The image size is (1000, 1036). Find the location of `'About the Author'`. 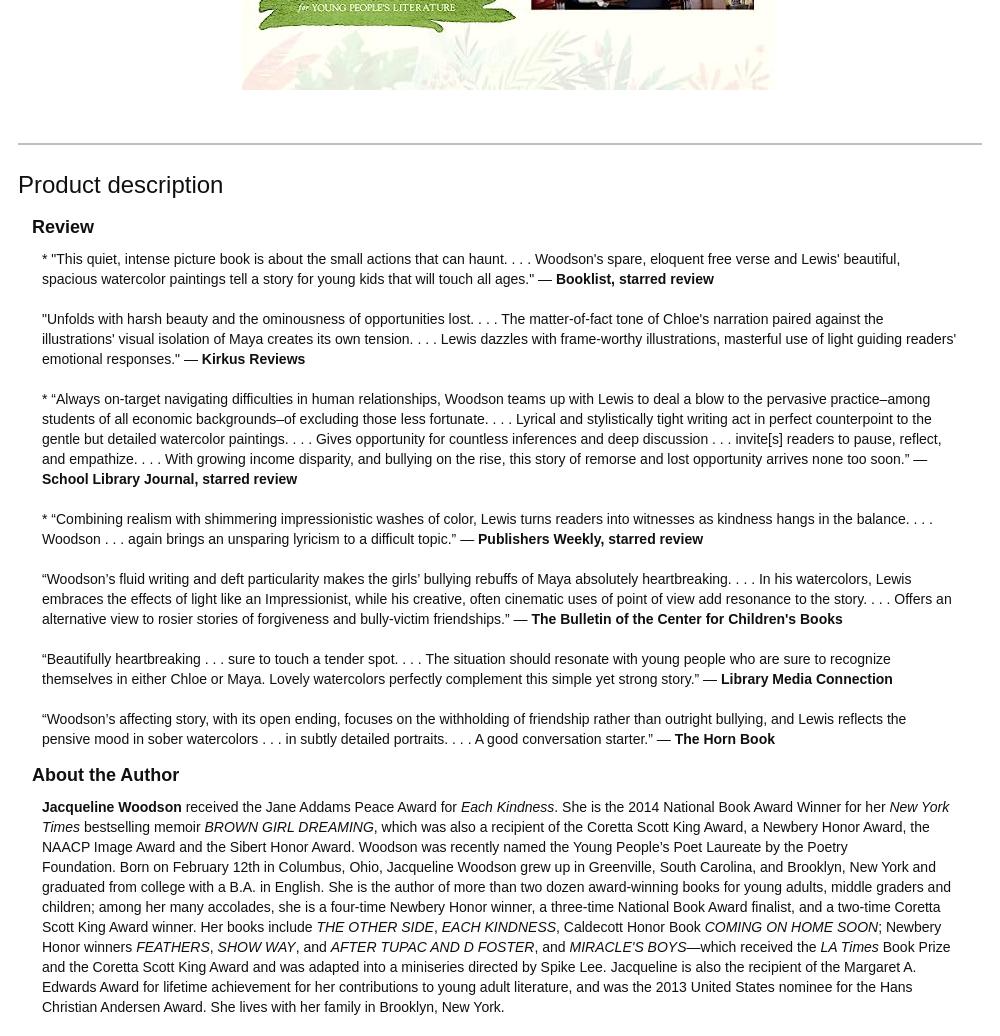

'About the Author' is located at coordinates (104, 773).